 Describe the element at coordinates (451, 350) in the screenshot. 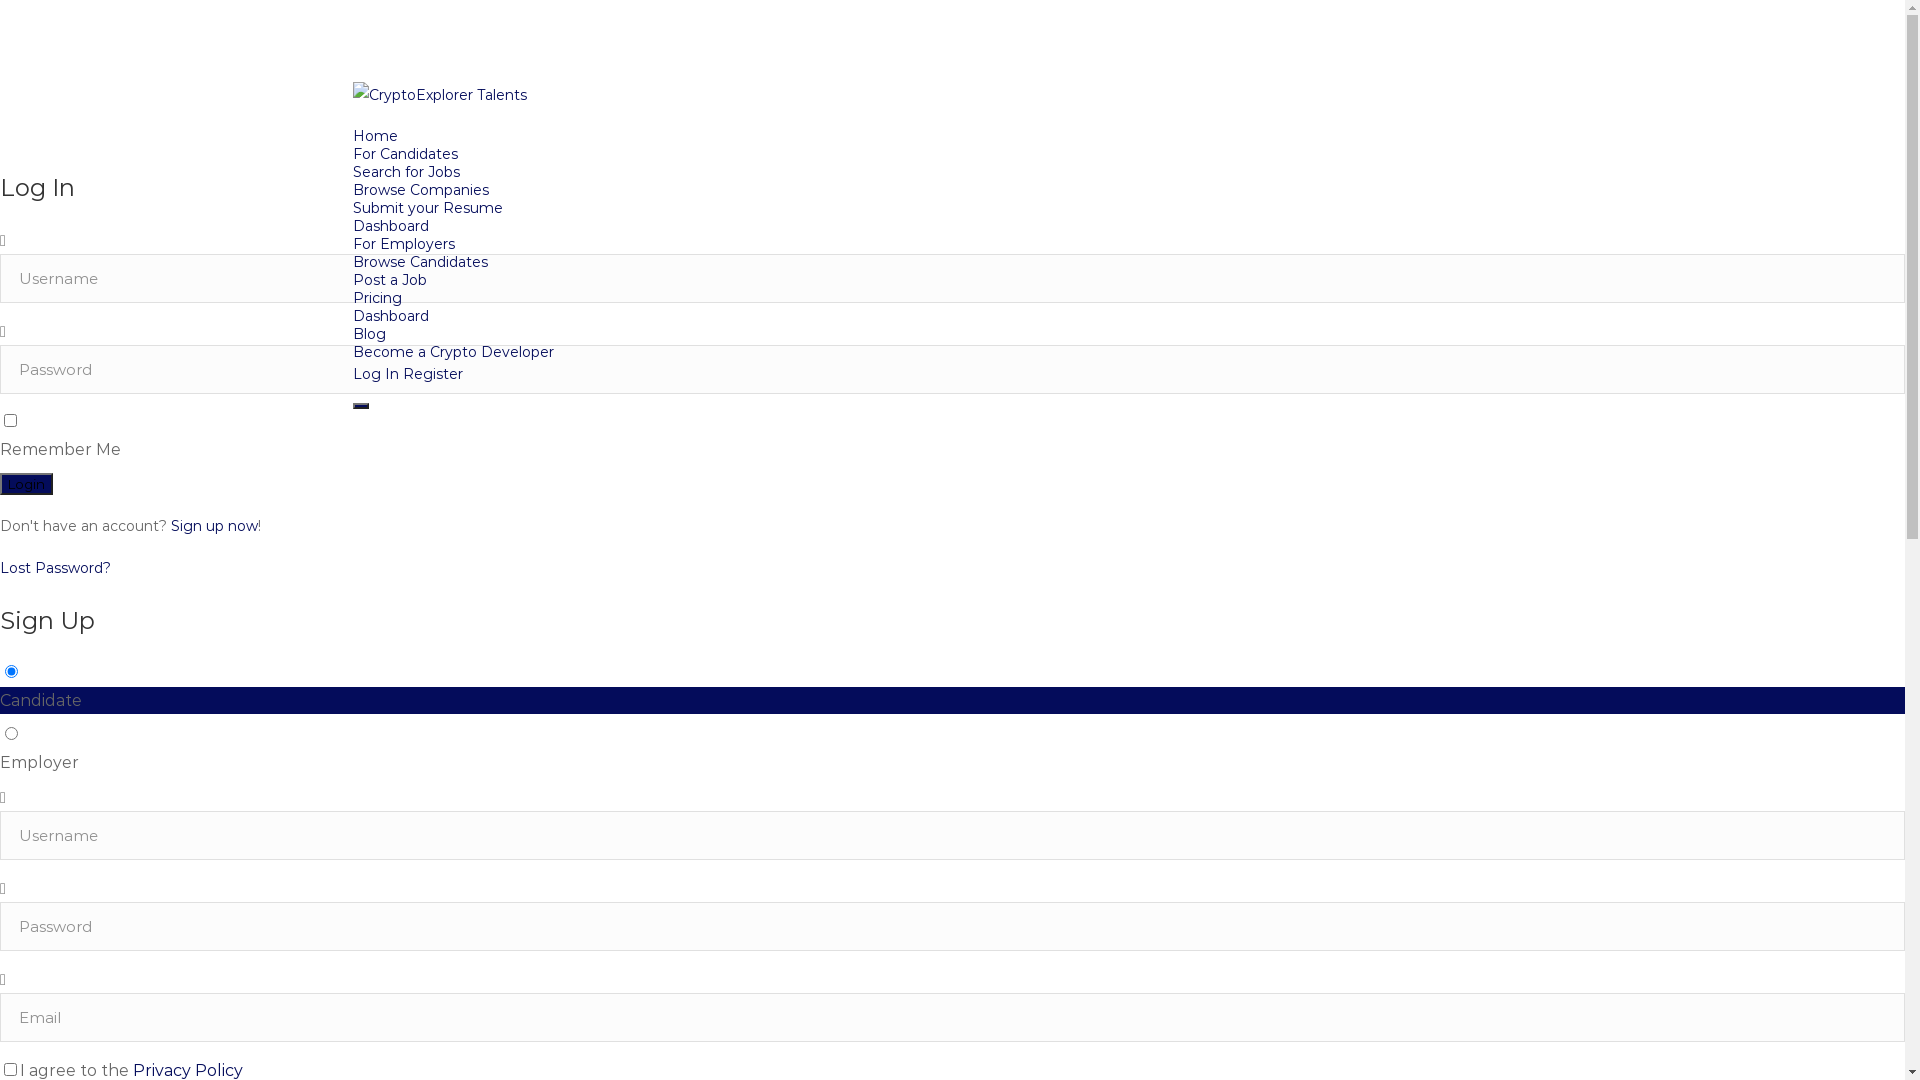

I see `'Become a Crypto Developer'` at that location.